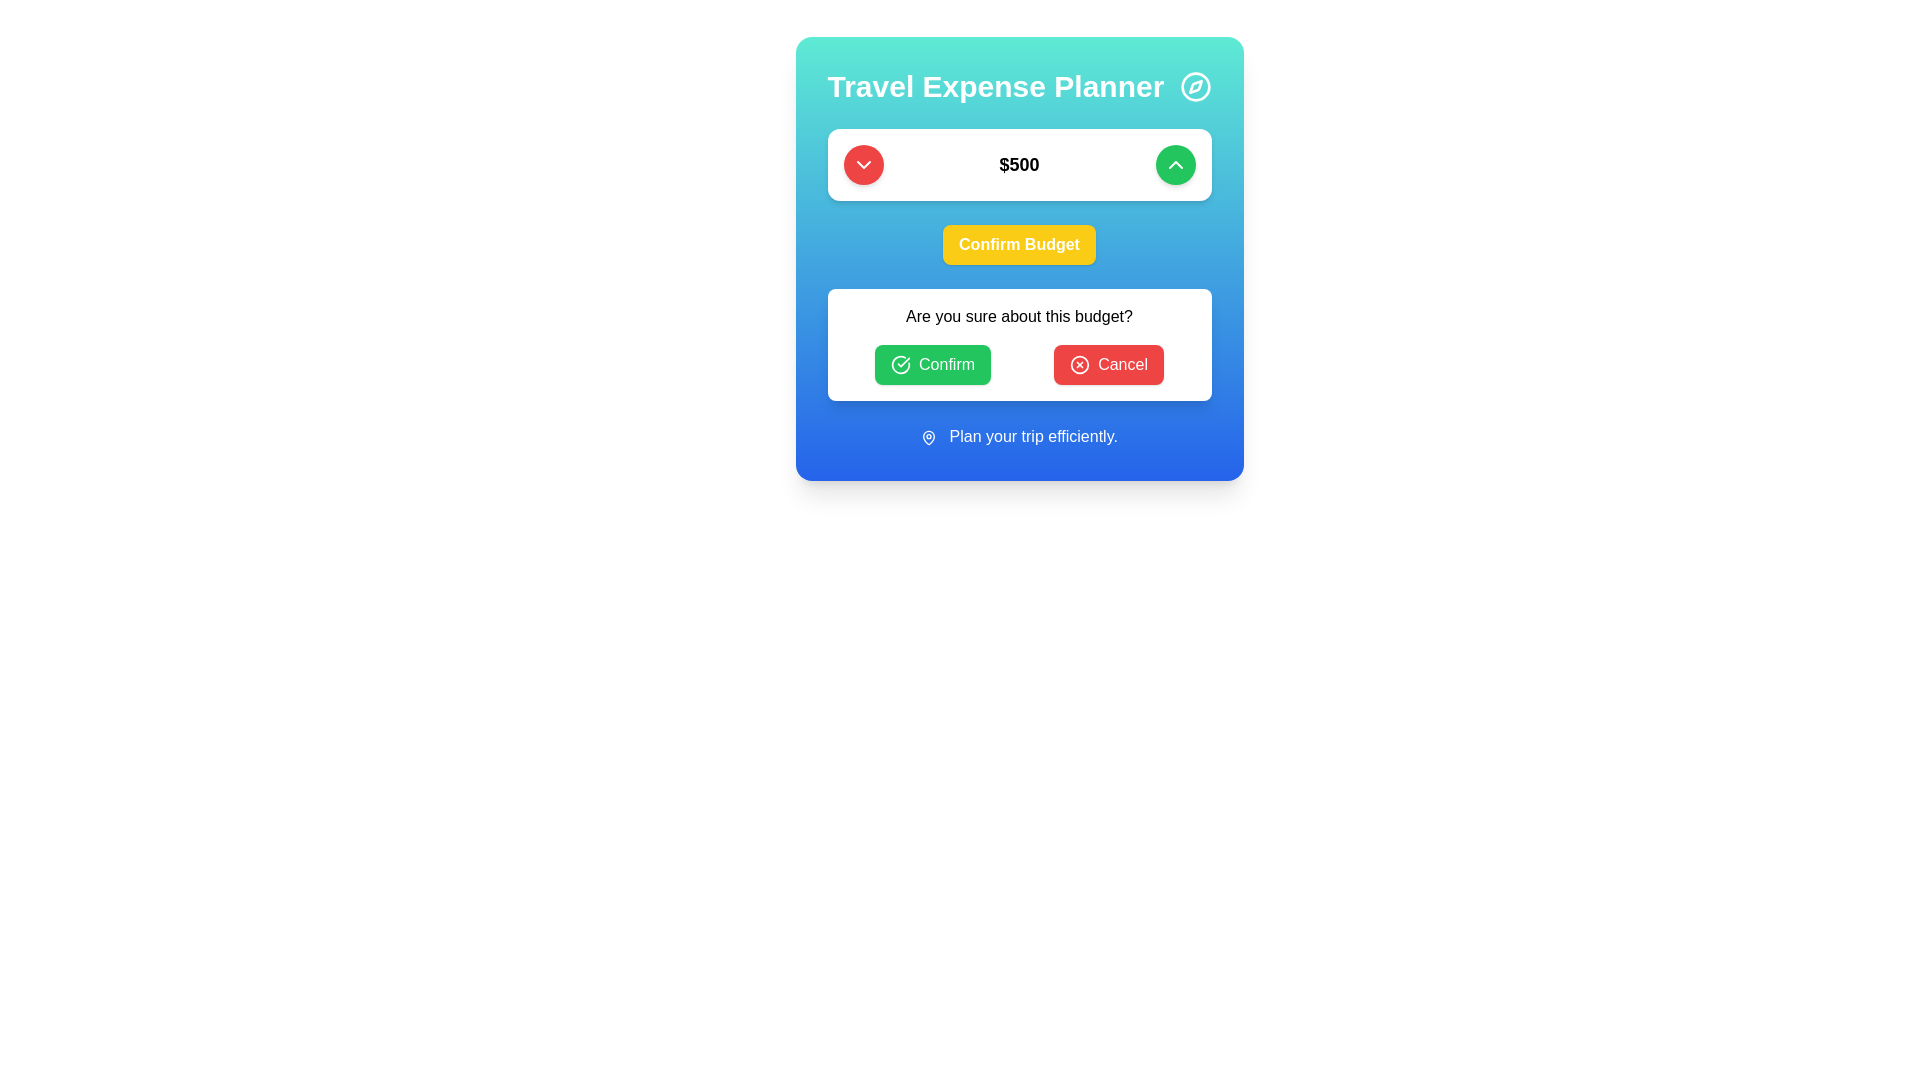 Image resolution: width=1920 pixels, height=1080 pixels. I want to click on the yellow 'Confirm Budget' button with bold white text located centrally below the budget selection group to confirm the budget, so click(1019, 196).